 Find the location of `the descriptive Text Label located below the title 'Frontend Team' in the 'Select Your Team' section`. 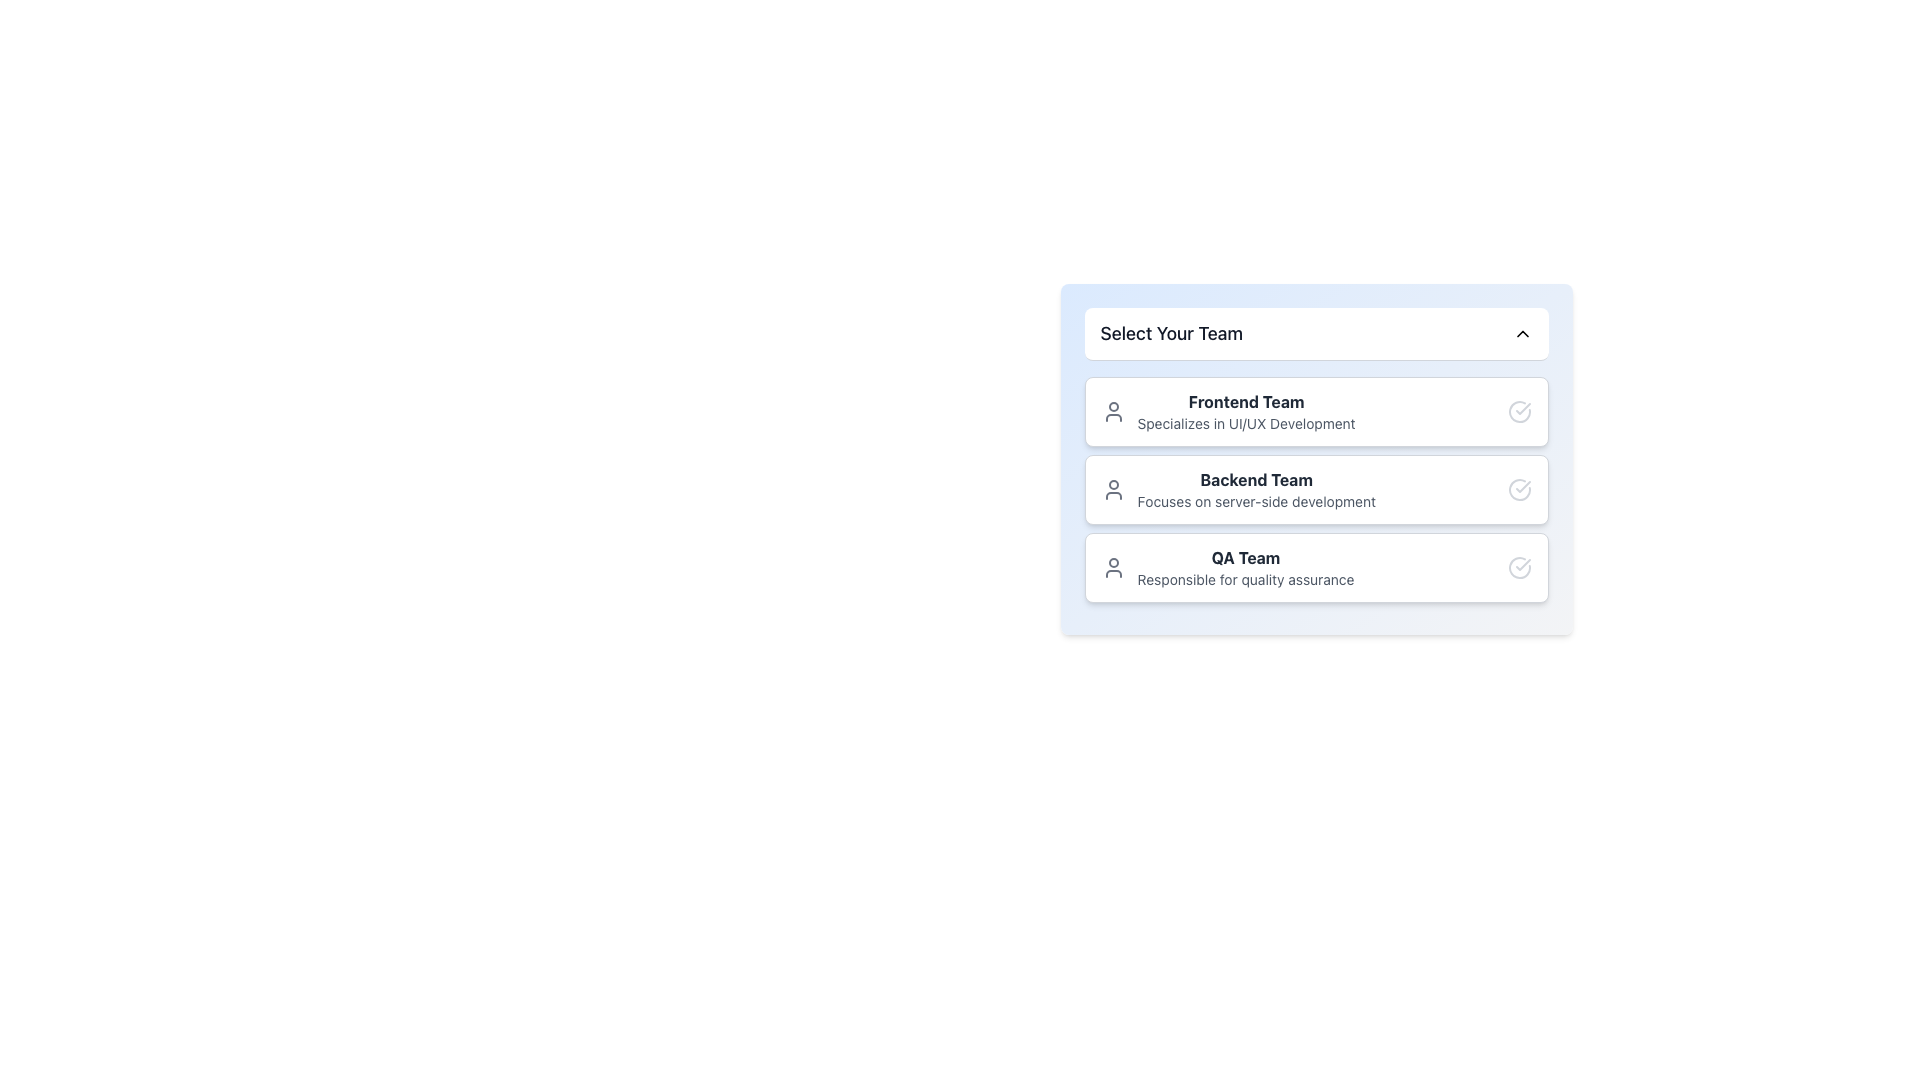

the descriptive Text Label located below the title 'Frontend Team' in the 'Select Your Team' section is located at coordinates (1245, 423).